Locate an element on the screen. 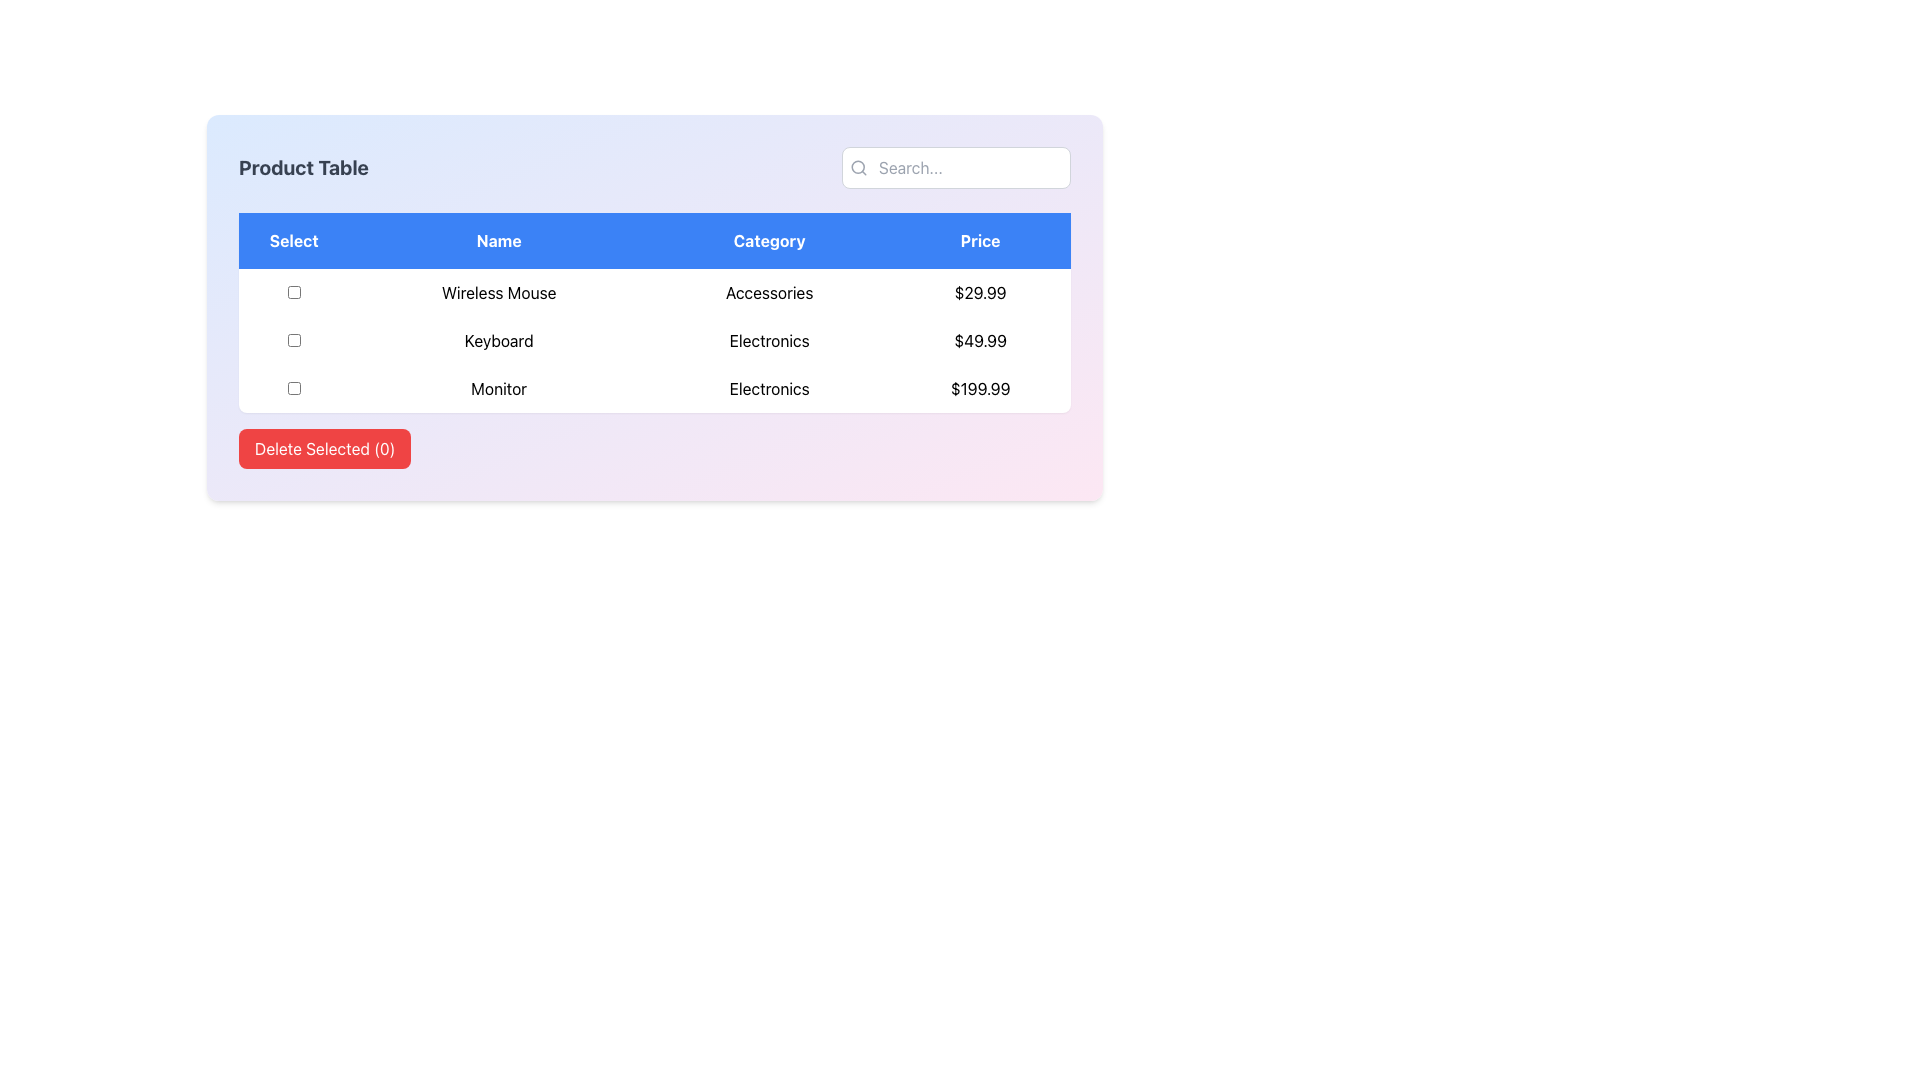  the blue rectangular button labeled 'Select', which serves as a reference for the corresponding column in the data table is located at coordinates (293, 239).